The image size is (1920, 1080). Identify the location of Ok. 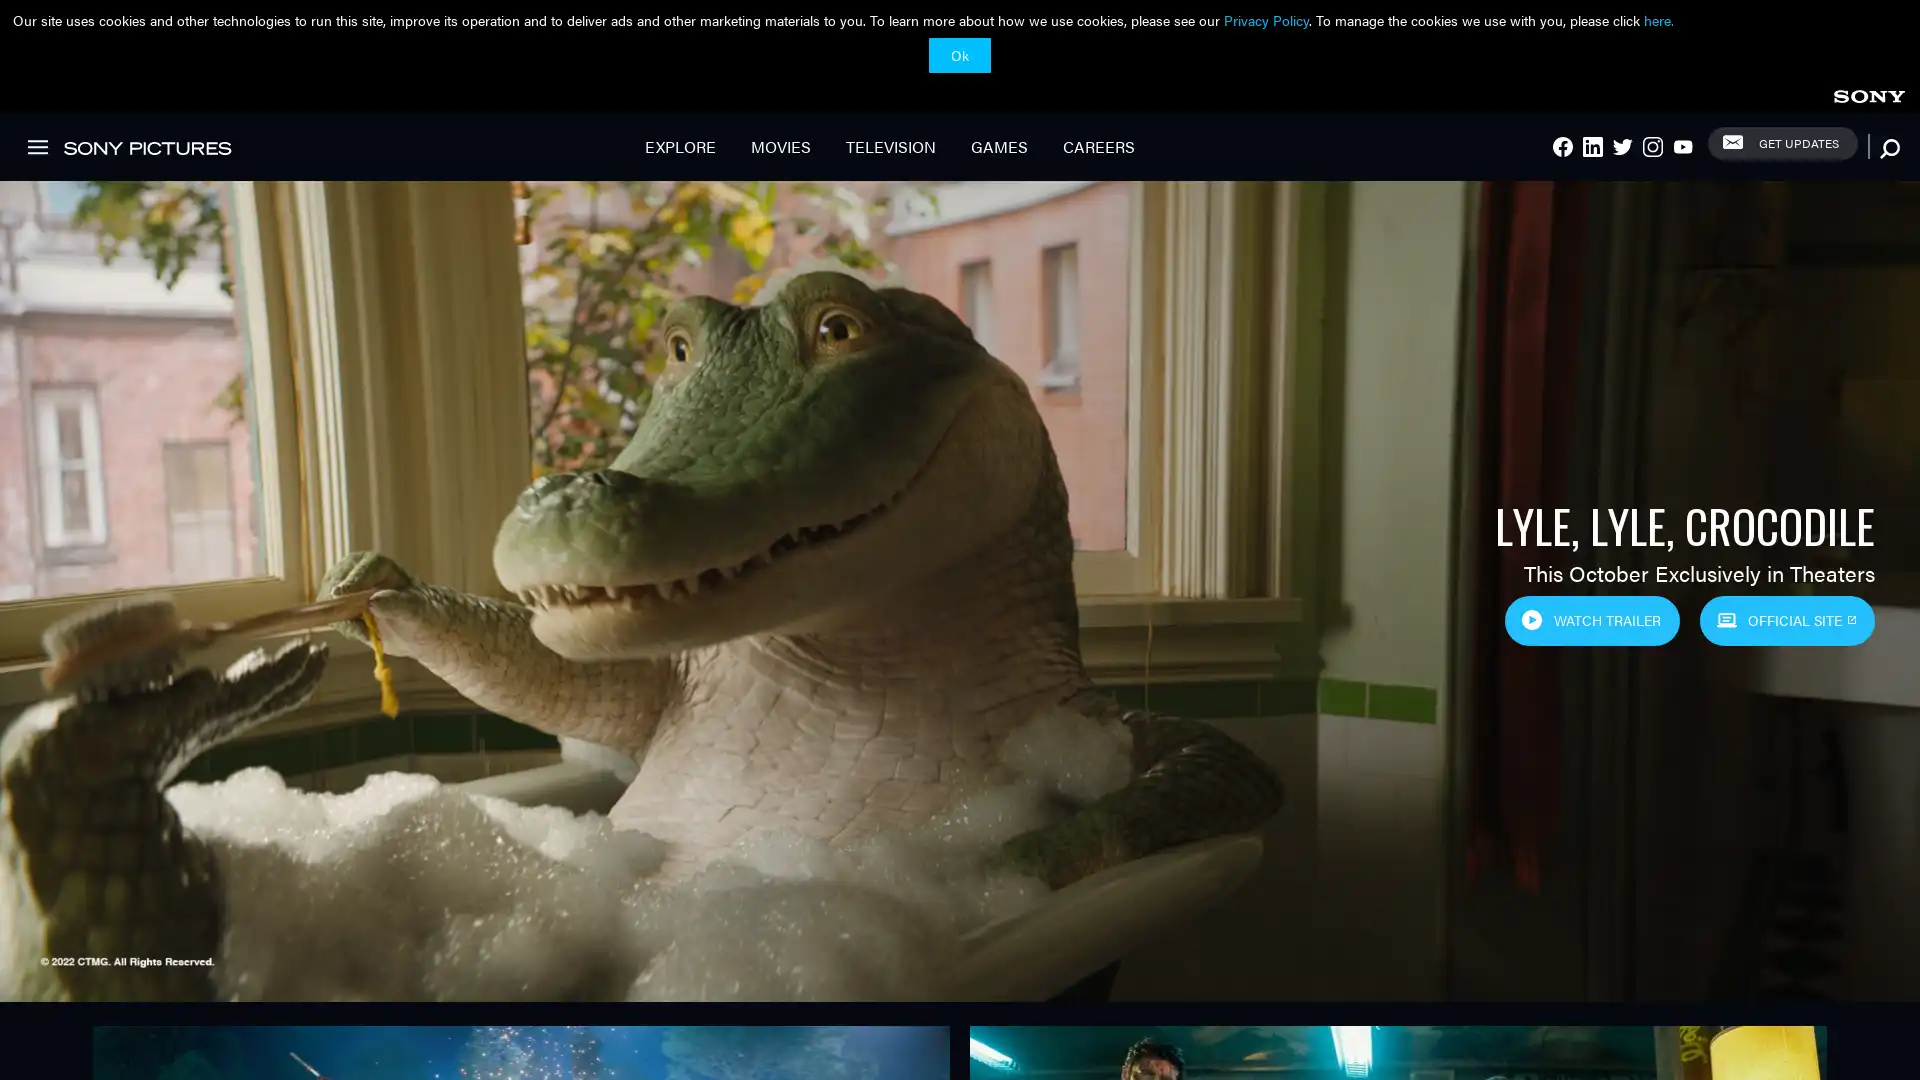
(960, 54).